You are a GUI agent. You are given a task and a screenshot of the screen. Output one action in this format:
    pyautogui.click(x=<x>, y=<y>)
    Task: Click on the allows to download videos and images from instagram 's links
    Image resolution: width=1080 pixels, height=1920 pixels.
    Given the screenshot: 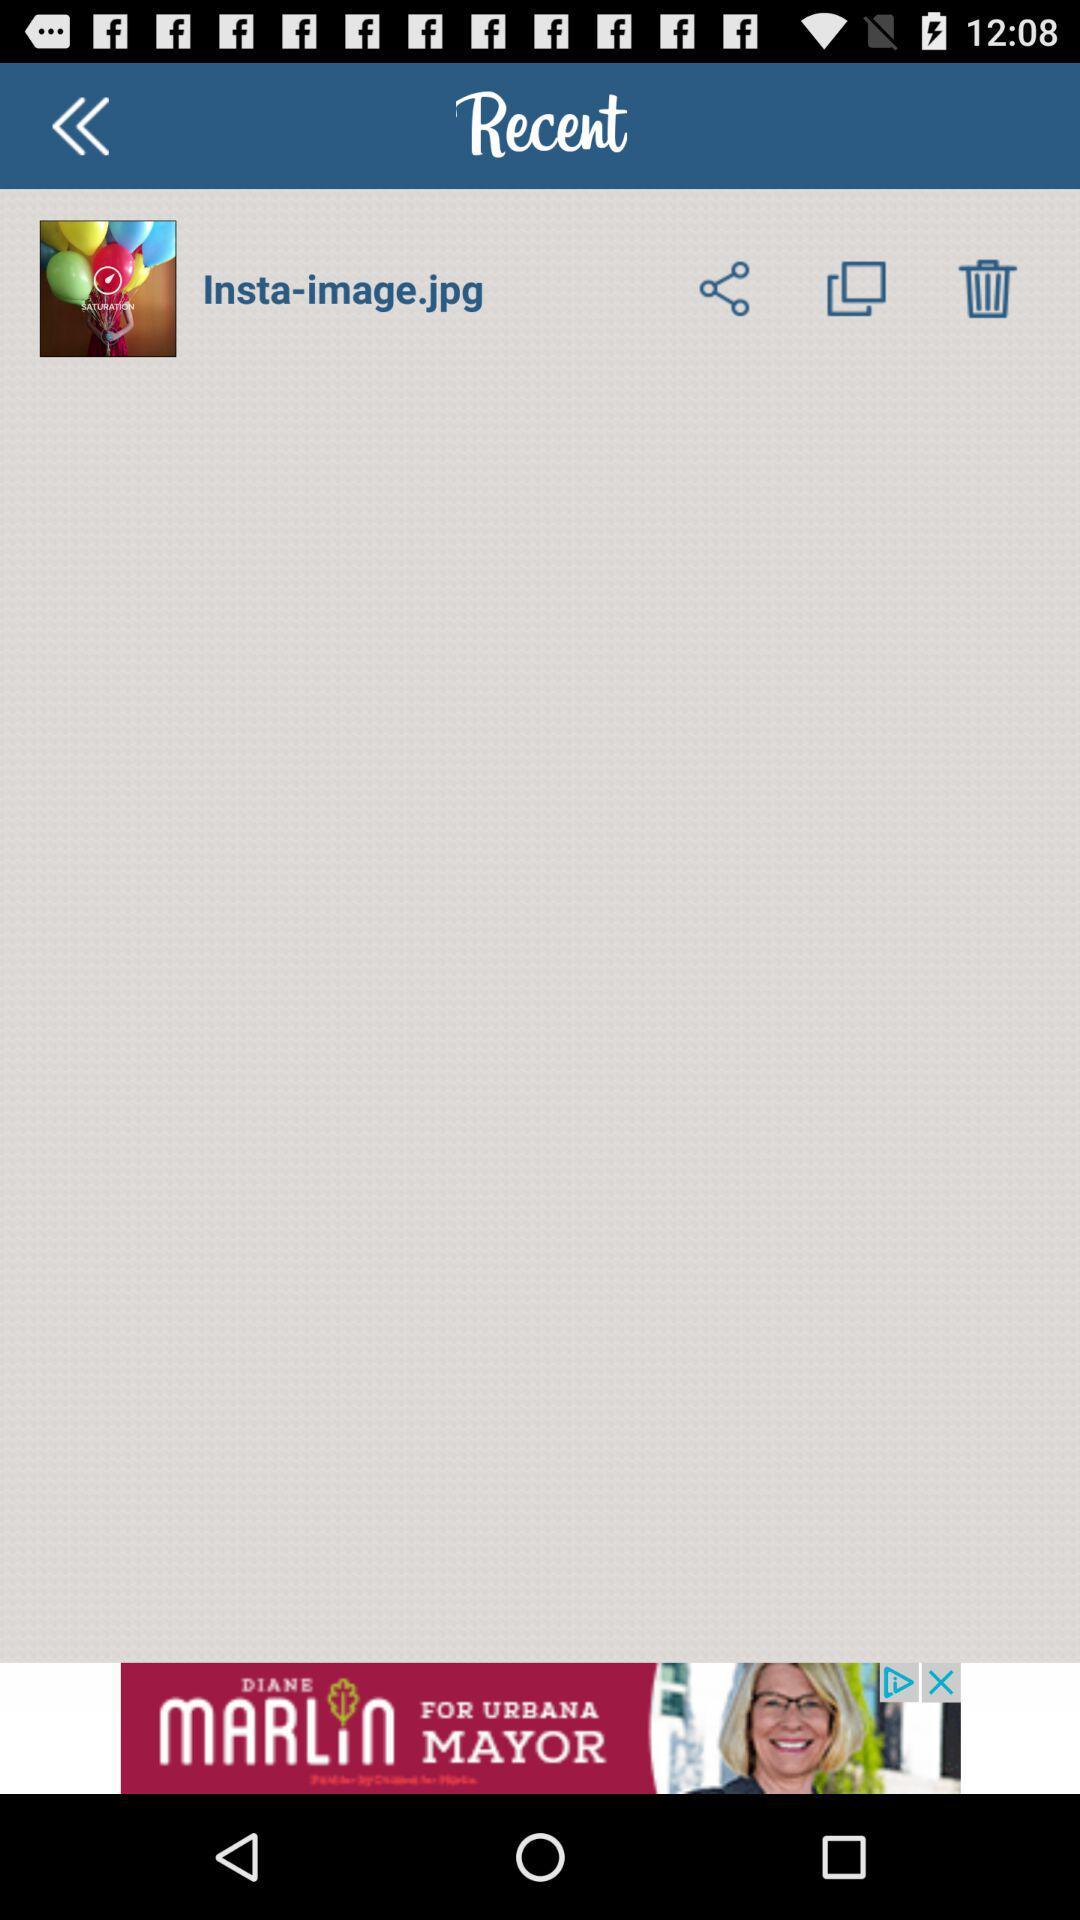 What is the action you would take?
    pyautogui.click(x=986, y=287)
    